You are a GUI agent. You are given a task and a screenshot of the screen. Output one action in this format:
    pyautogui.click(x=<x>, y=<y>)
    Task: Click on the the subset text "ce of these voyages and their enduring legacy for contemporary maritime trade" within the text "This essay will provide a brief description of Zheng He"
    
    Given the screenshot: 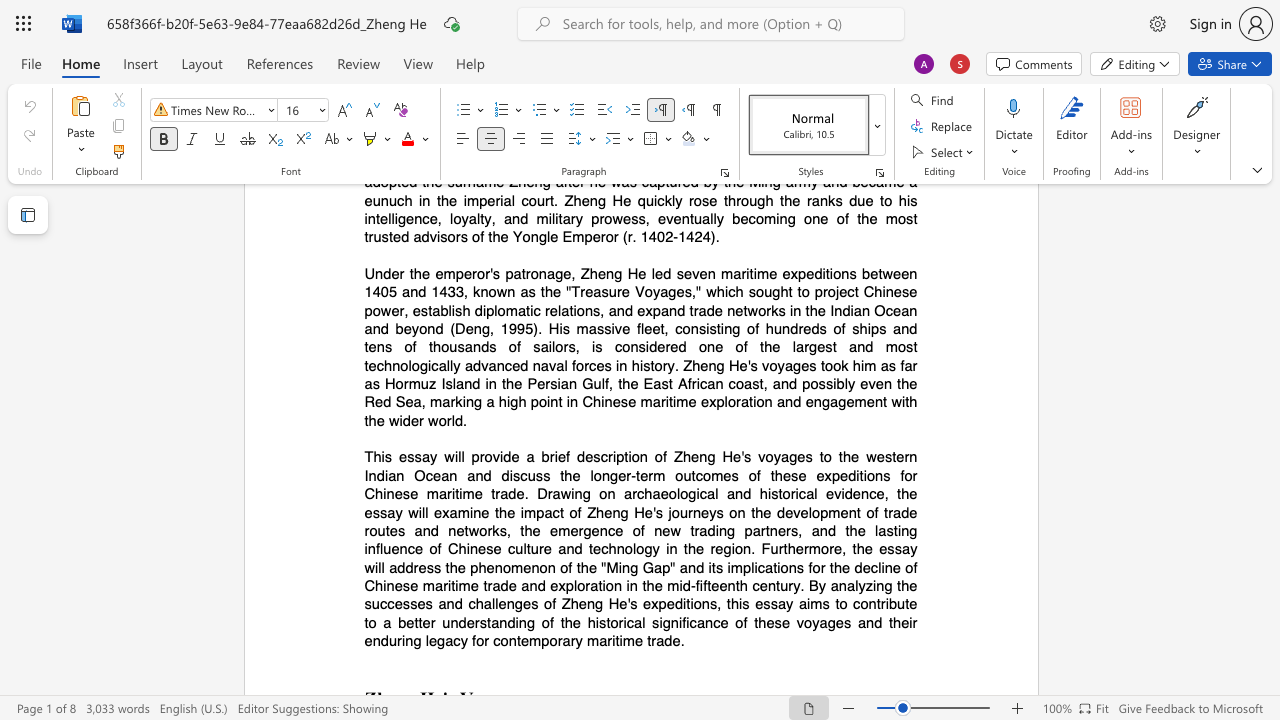 What is the action you would take?
    pyautogui.click(x=713, y=621)
    